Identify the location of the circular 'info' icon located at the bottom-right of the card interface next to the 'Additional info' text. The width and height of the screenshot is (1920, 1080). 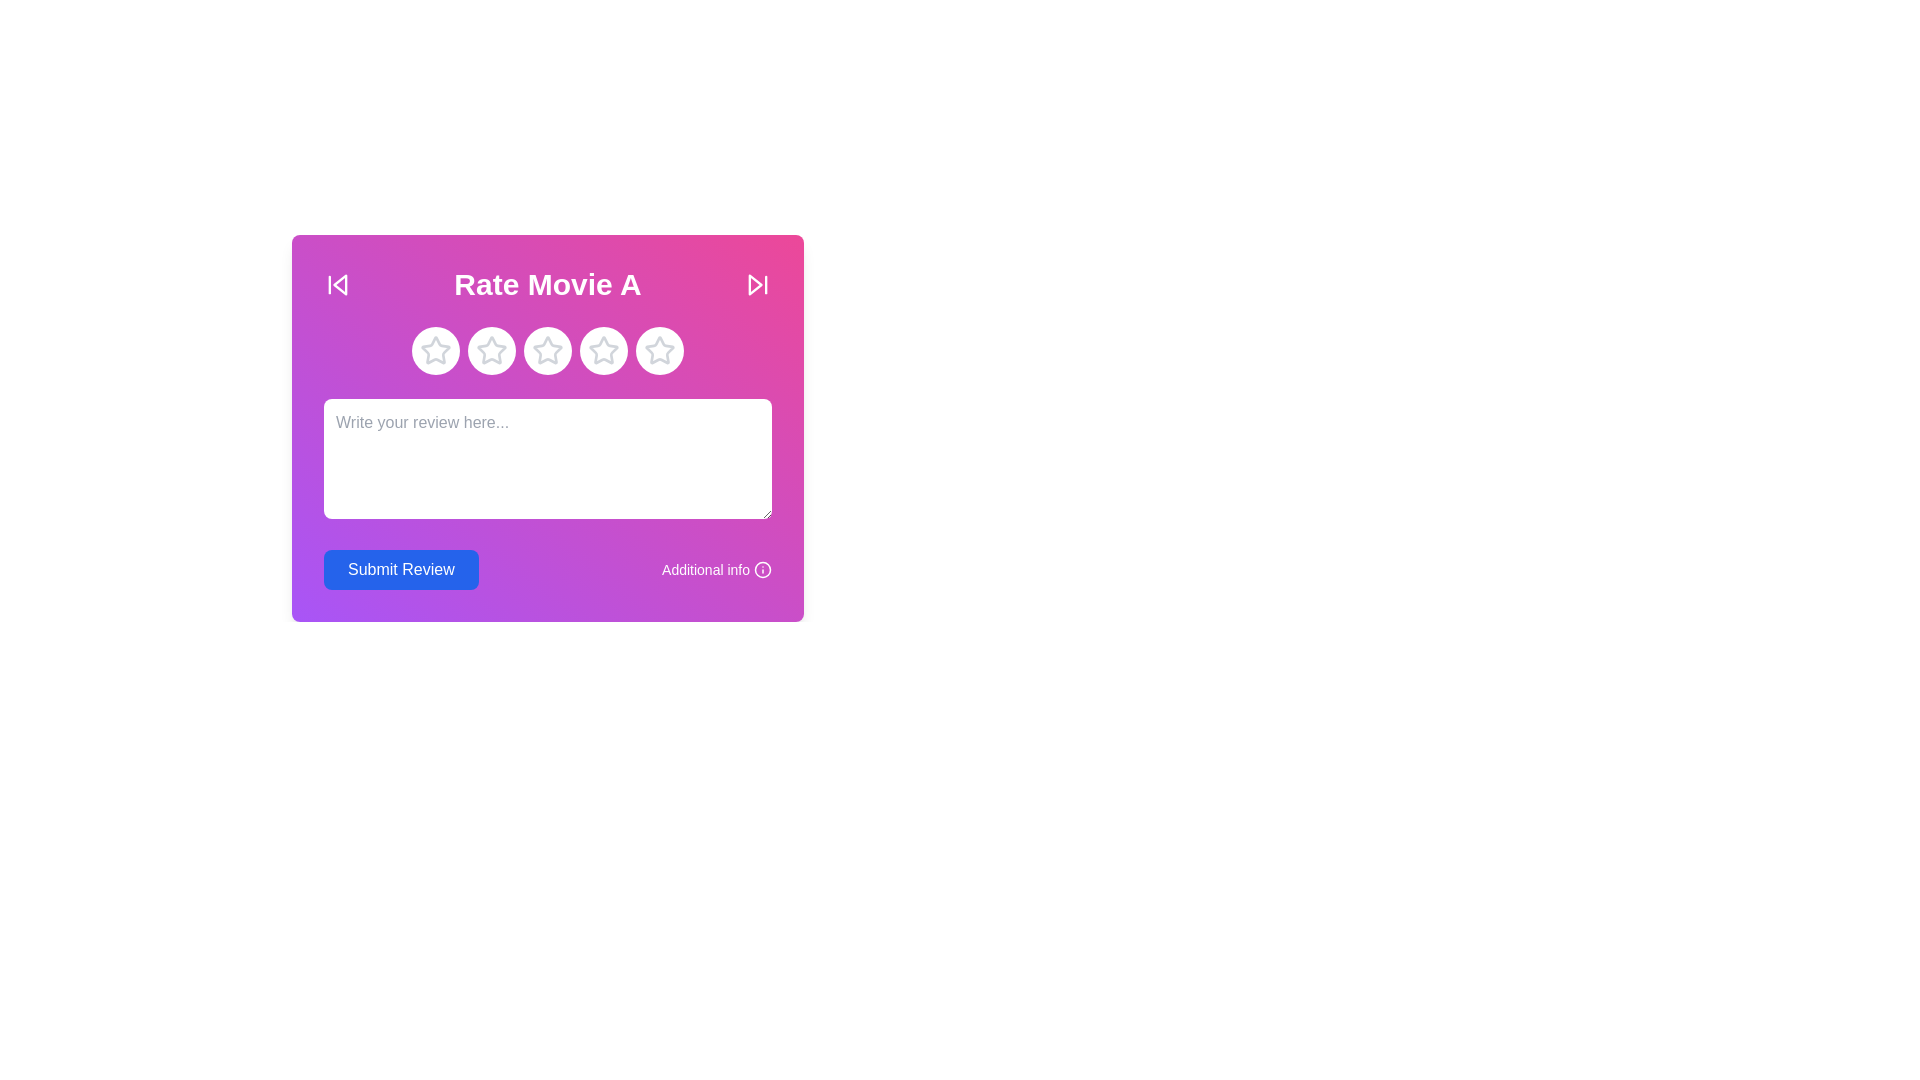
(762, 570).